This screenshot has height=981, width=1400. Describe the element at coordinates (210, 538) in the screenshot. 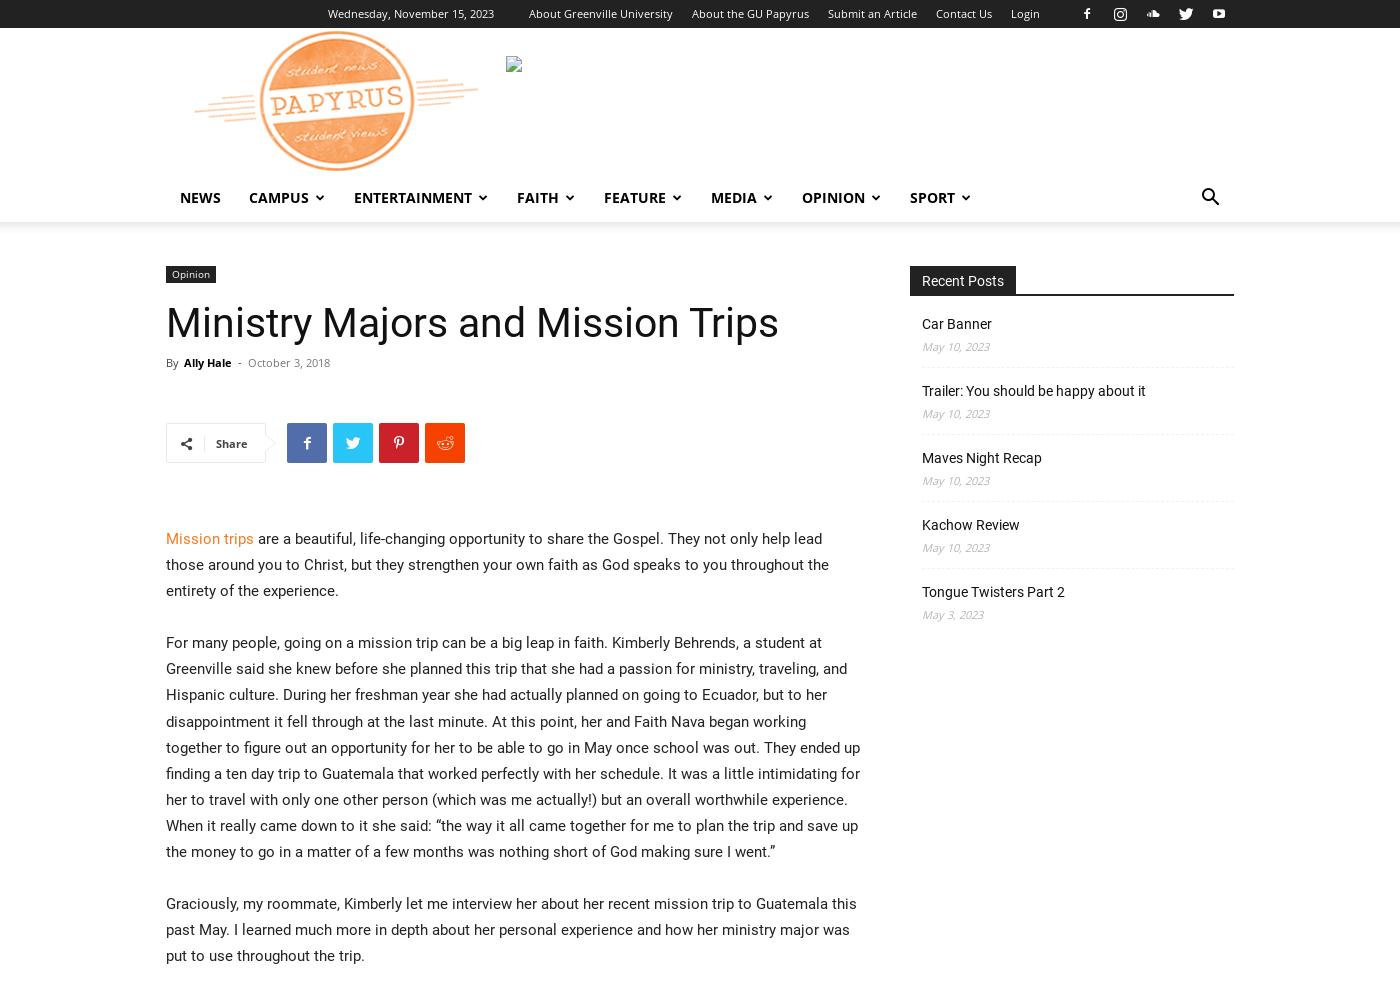

I see `'Mission trips'` at that location.